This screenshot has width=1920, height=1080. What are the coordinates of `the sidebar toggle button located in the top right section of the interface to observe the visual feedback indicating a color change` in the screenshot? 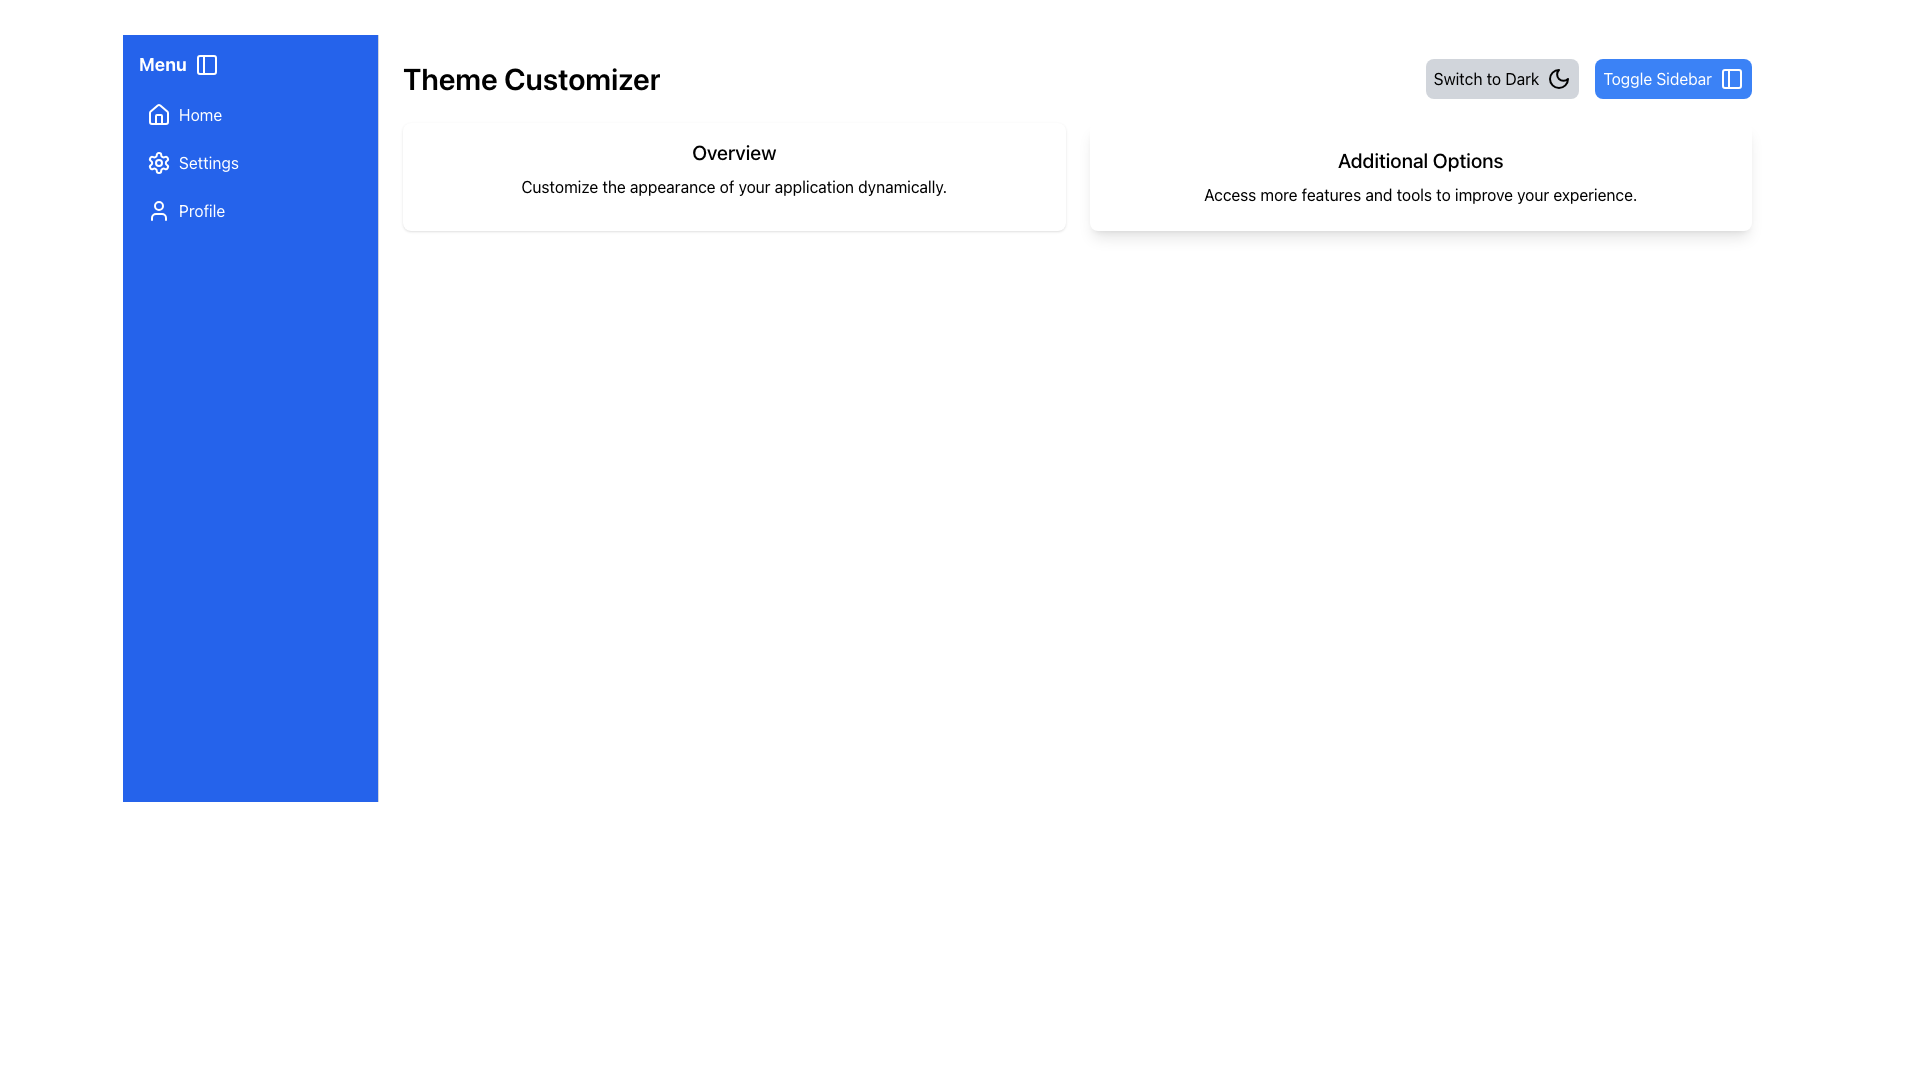 It's located at (1673, 77).